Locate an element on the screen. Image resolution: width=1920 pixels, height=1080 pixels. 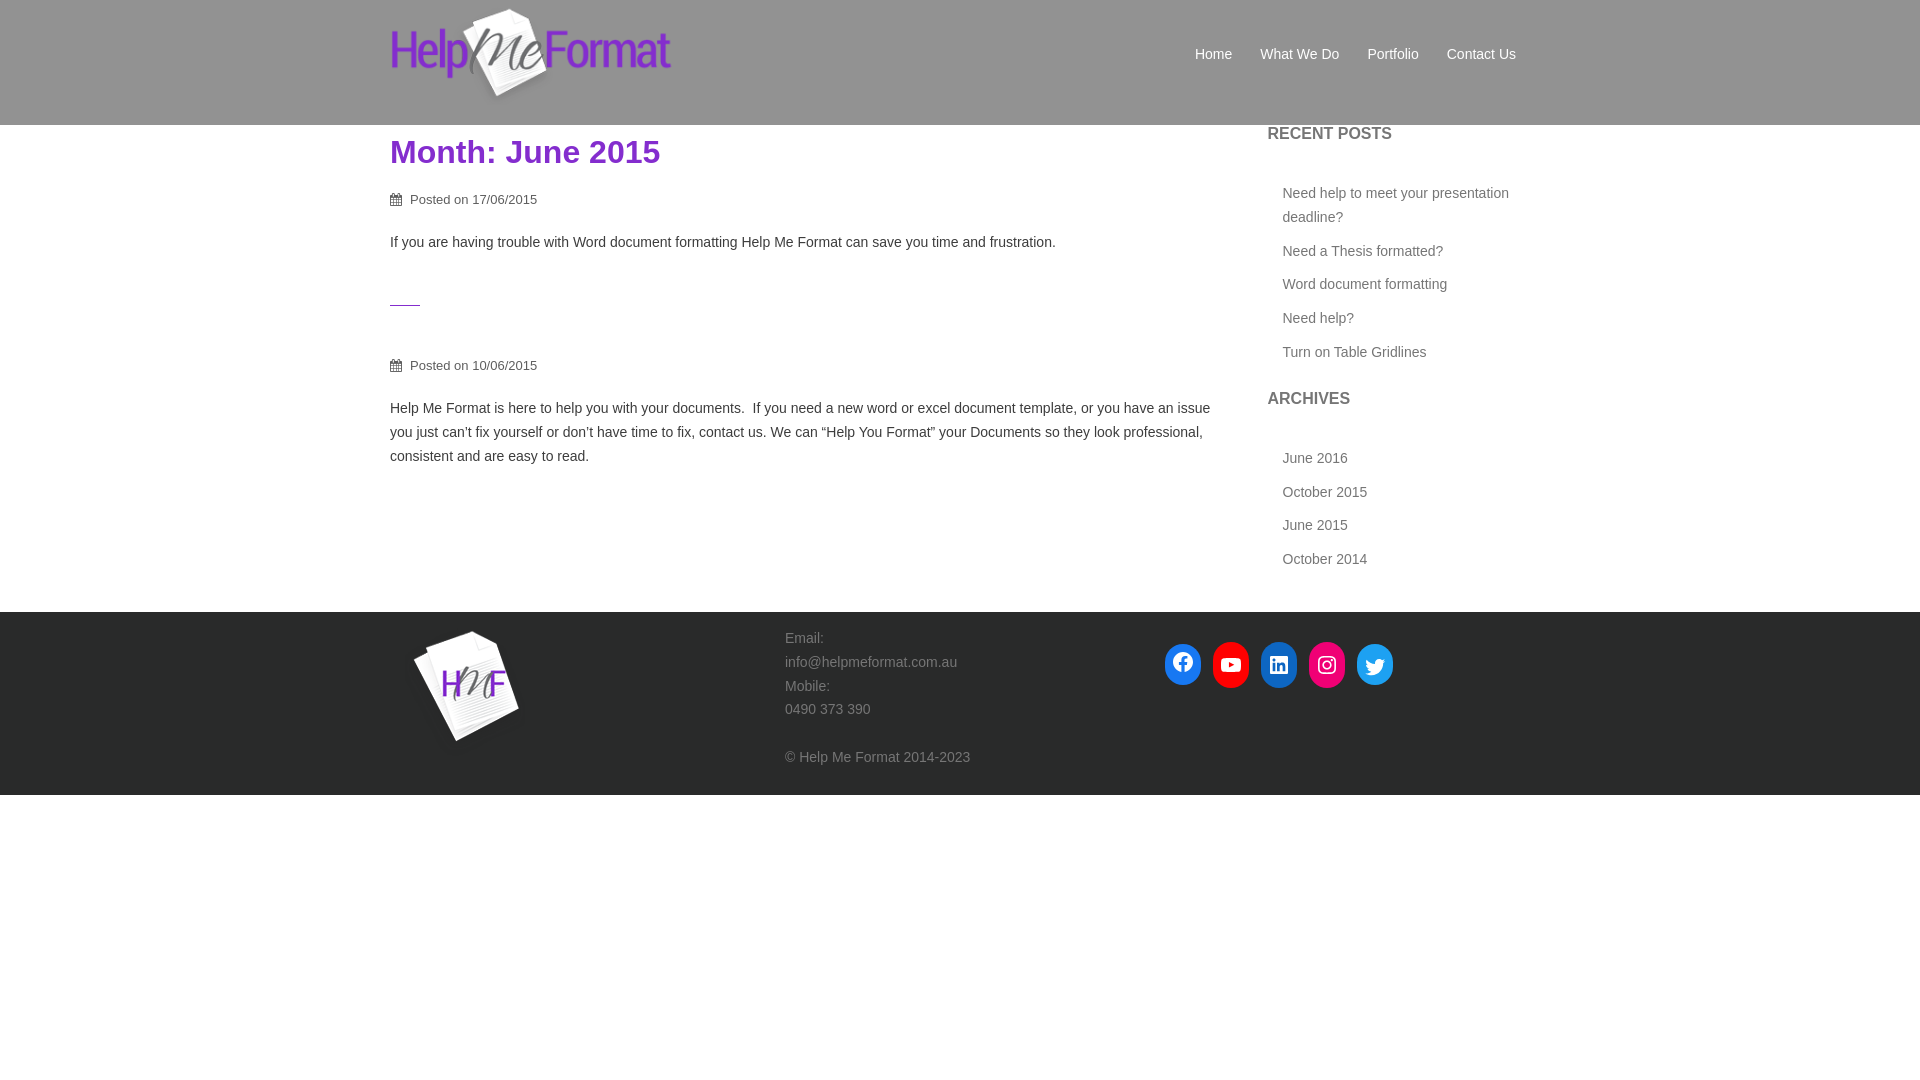
'Contact Us' is located at coordinates (1481, 53).